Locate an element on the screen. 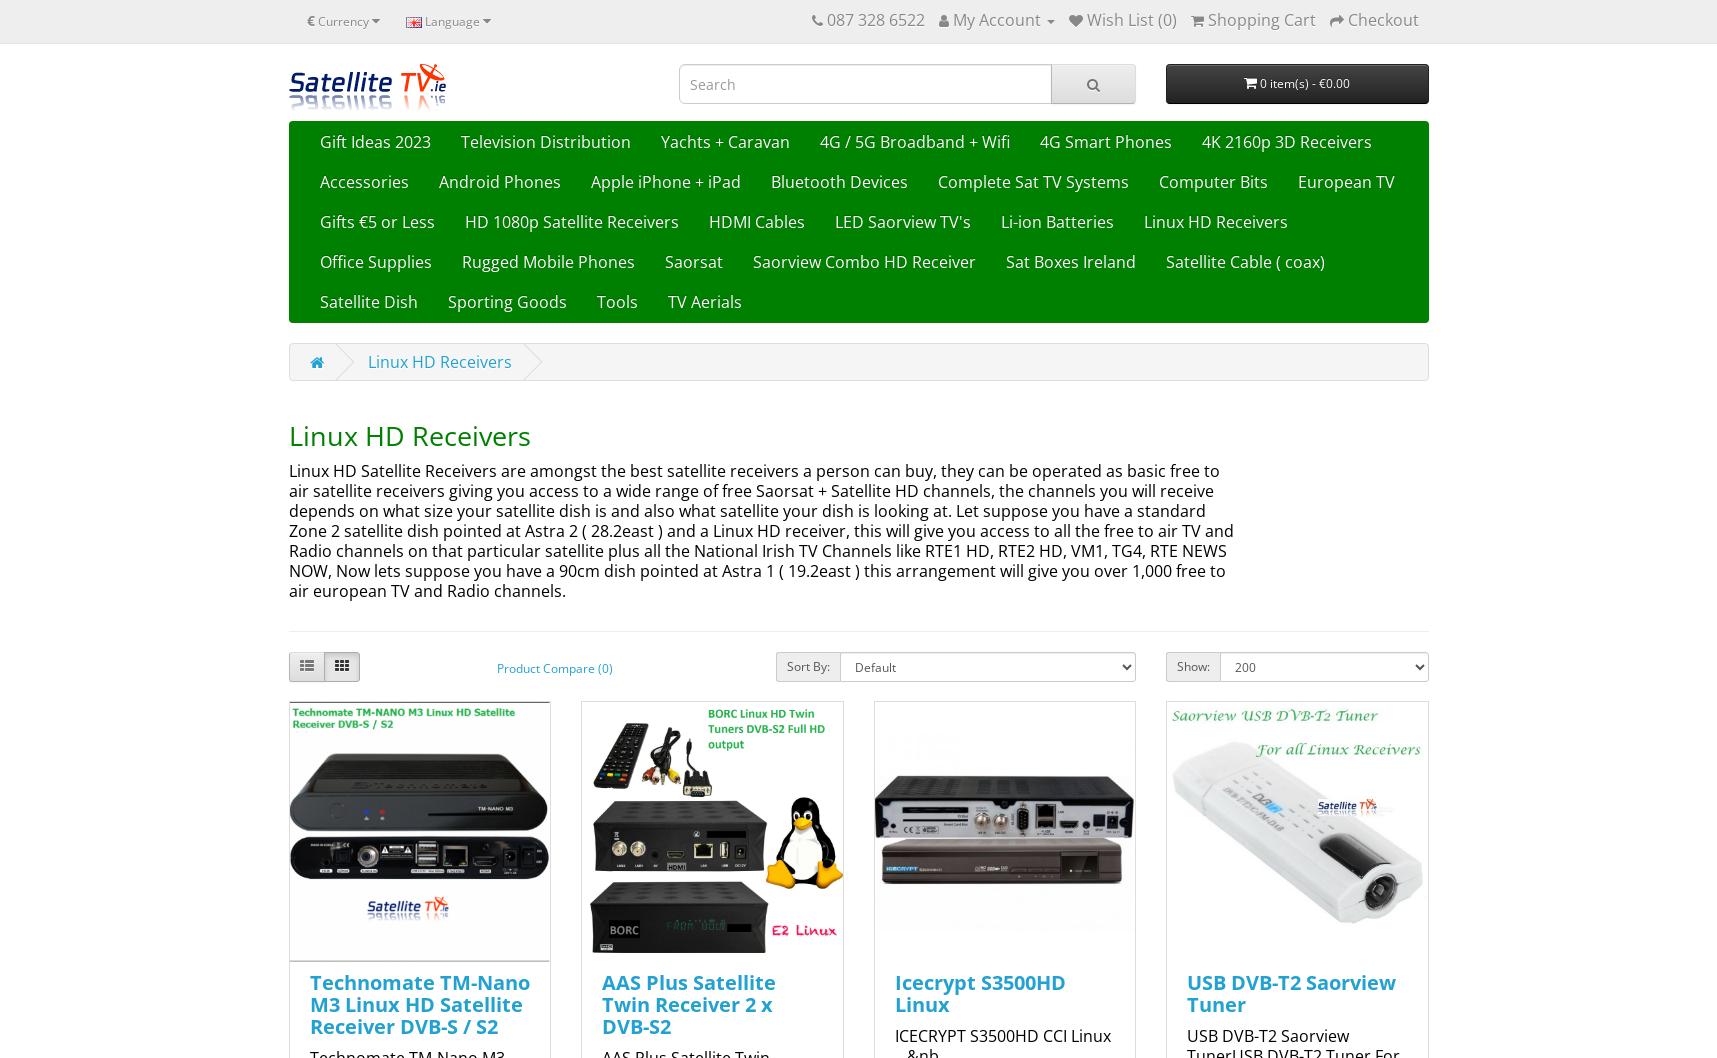  'Satellite Cable ( coax)' is located at coordinates (1244, 261).